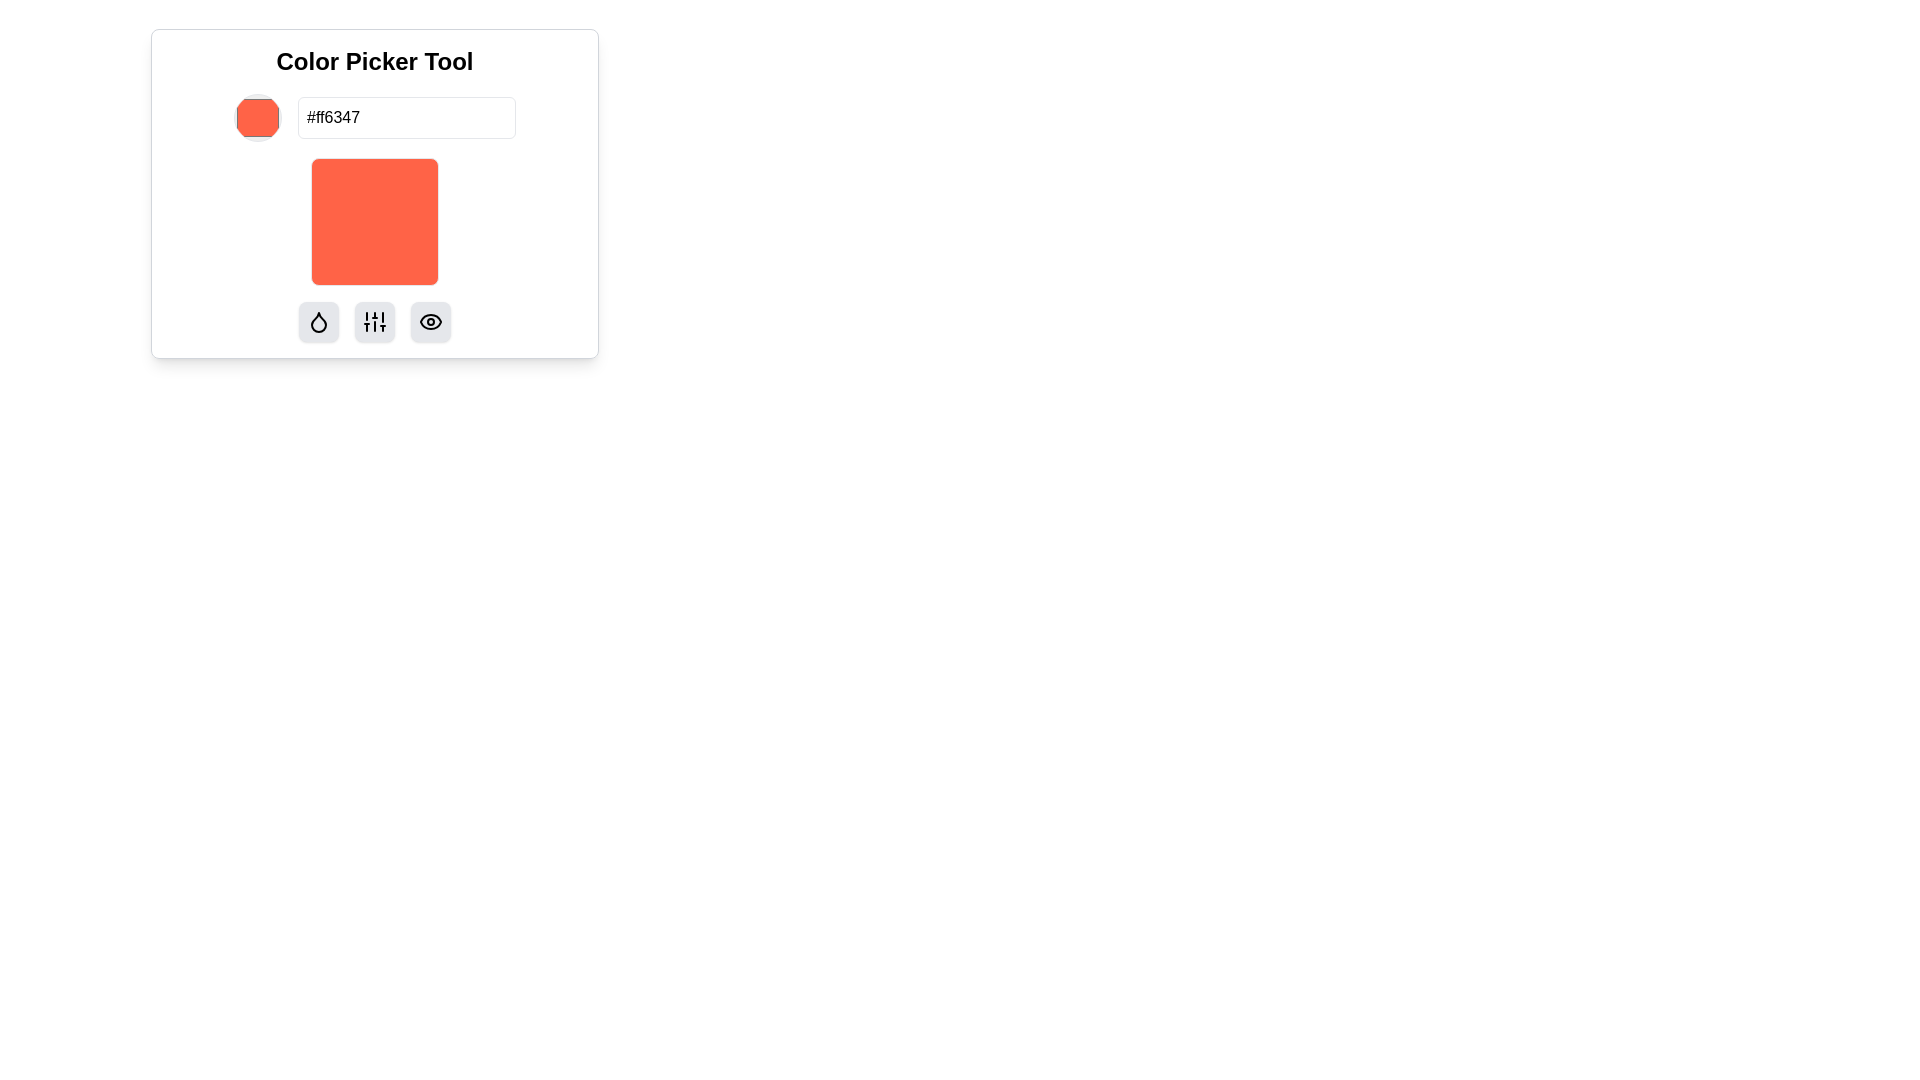 The image size is (1920, 1080). I want to click on the color-droplet Icon button located in the lower panel, which is the first button on the left in a row of three, so click(317, 321).